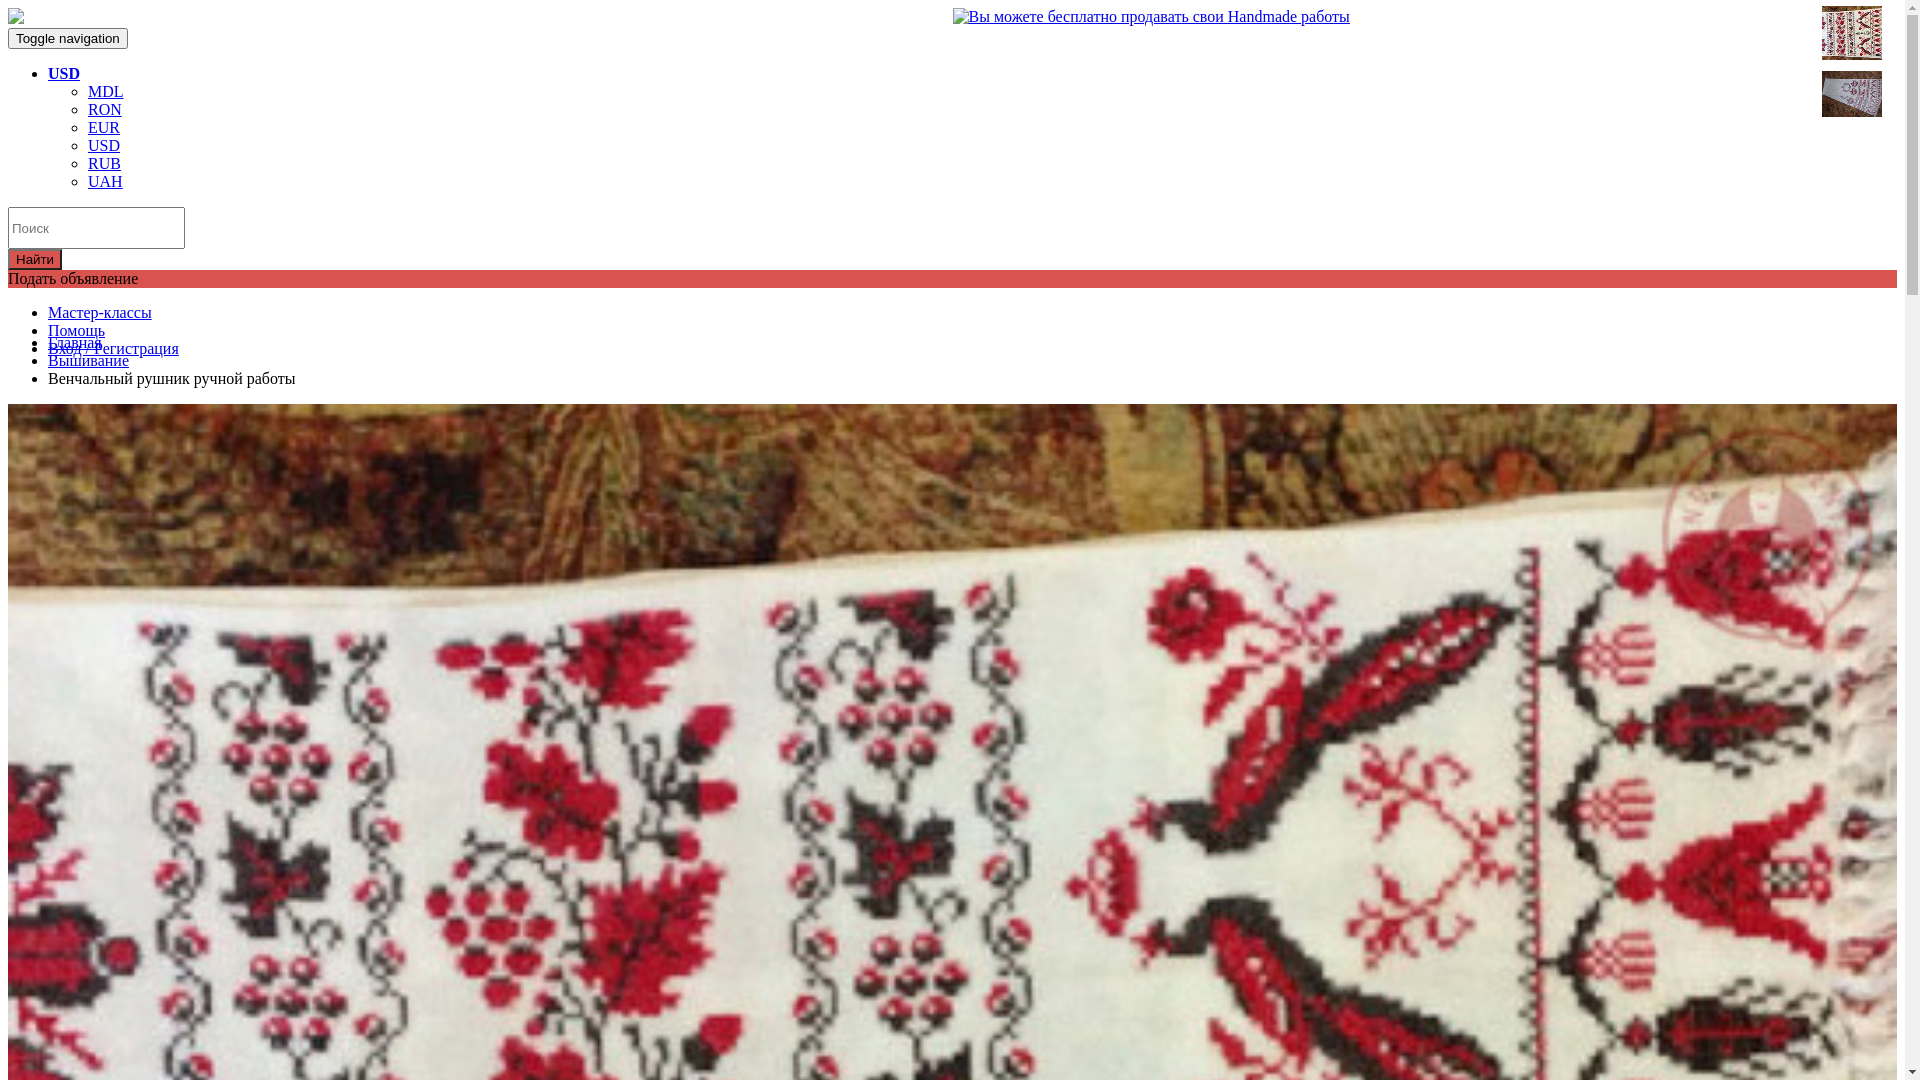  I want to click on 'MDL', so click(104, 91).